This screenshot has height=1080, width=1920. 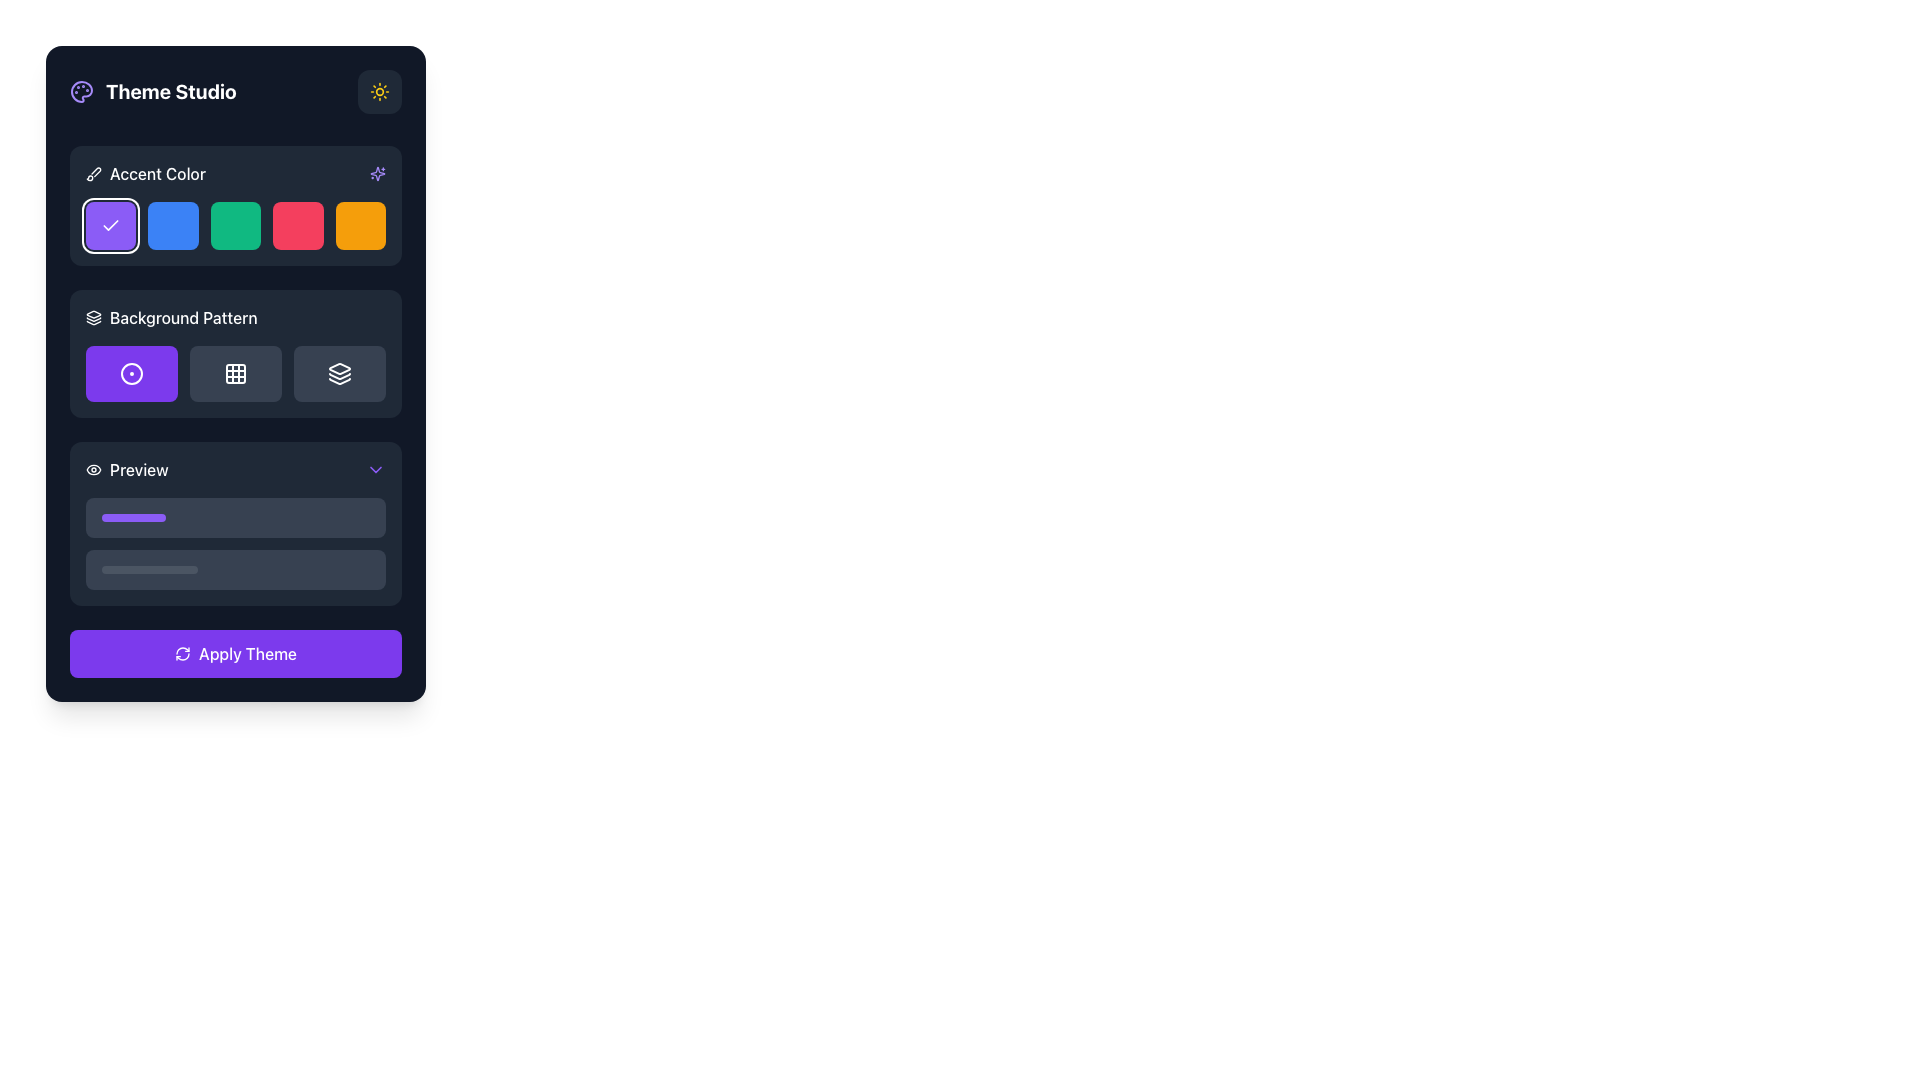 I want to click on label indicating the section related to choosing a background pattern in the customization interface, located in the left-side panel under the 'Accent Color' section, so click(x=235, y=316).